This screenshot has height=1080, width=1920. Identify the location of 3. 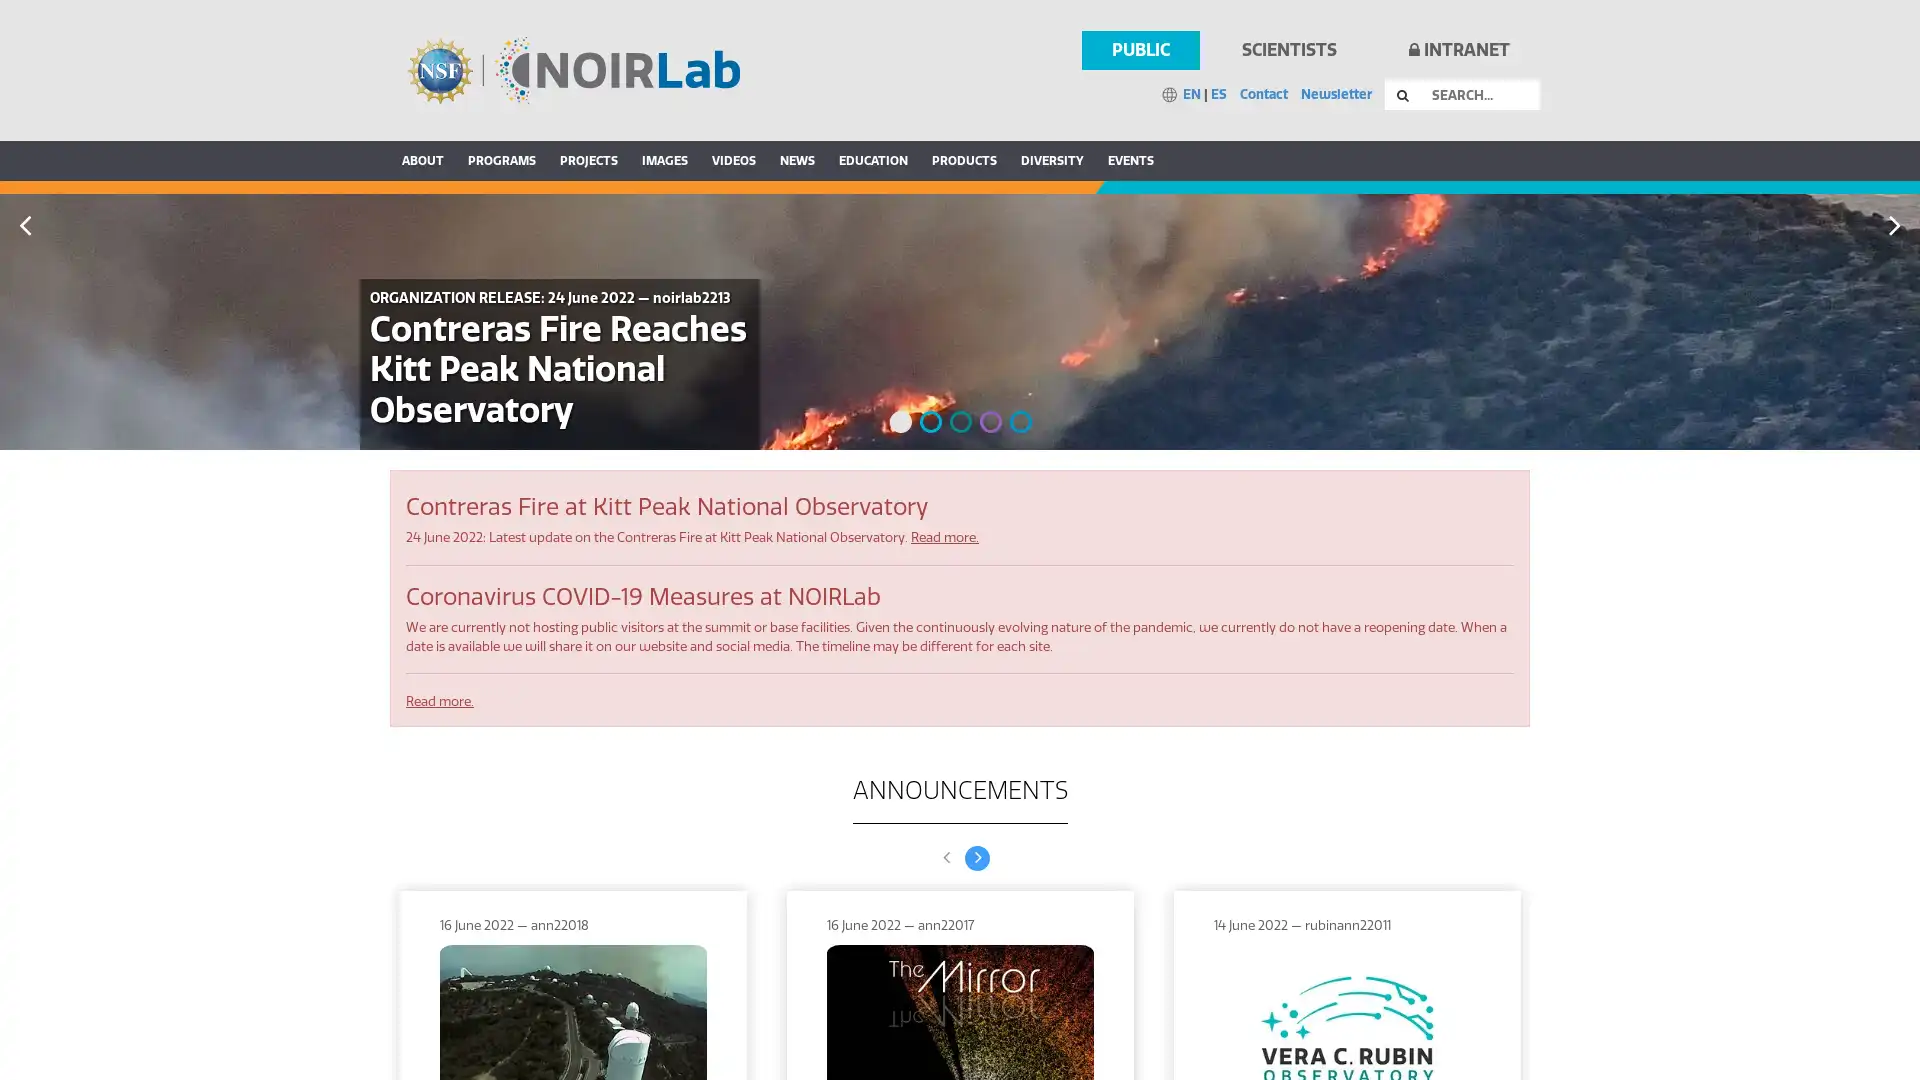
(960, 615).